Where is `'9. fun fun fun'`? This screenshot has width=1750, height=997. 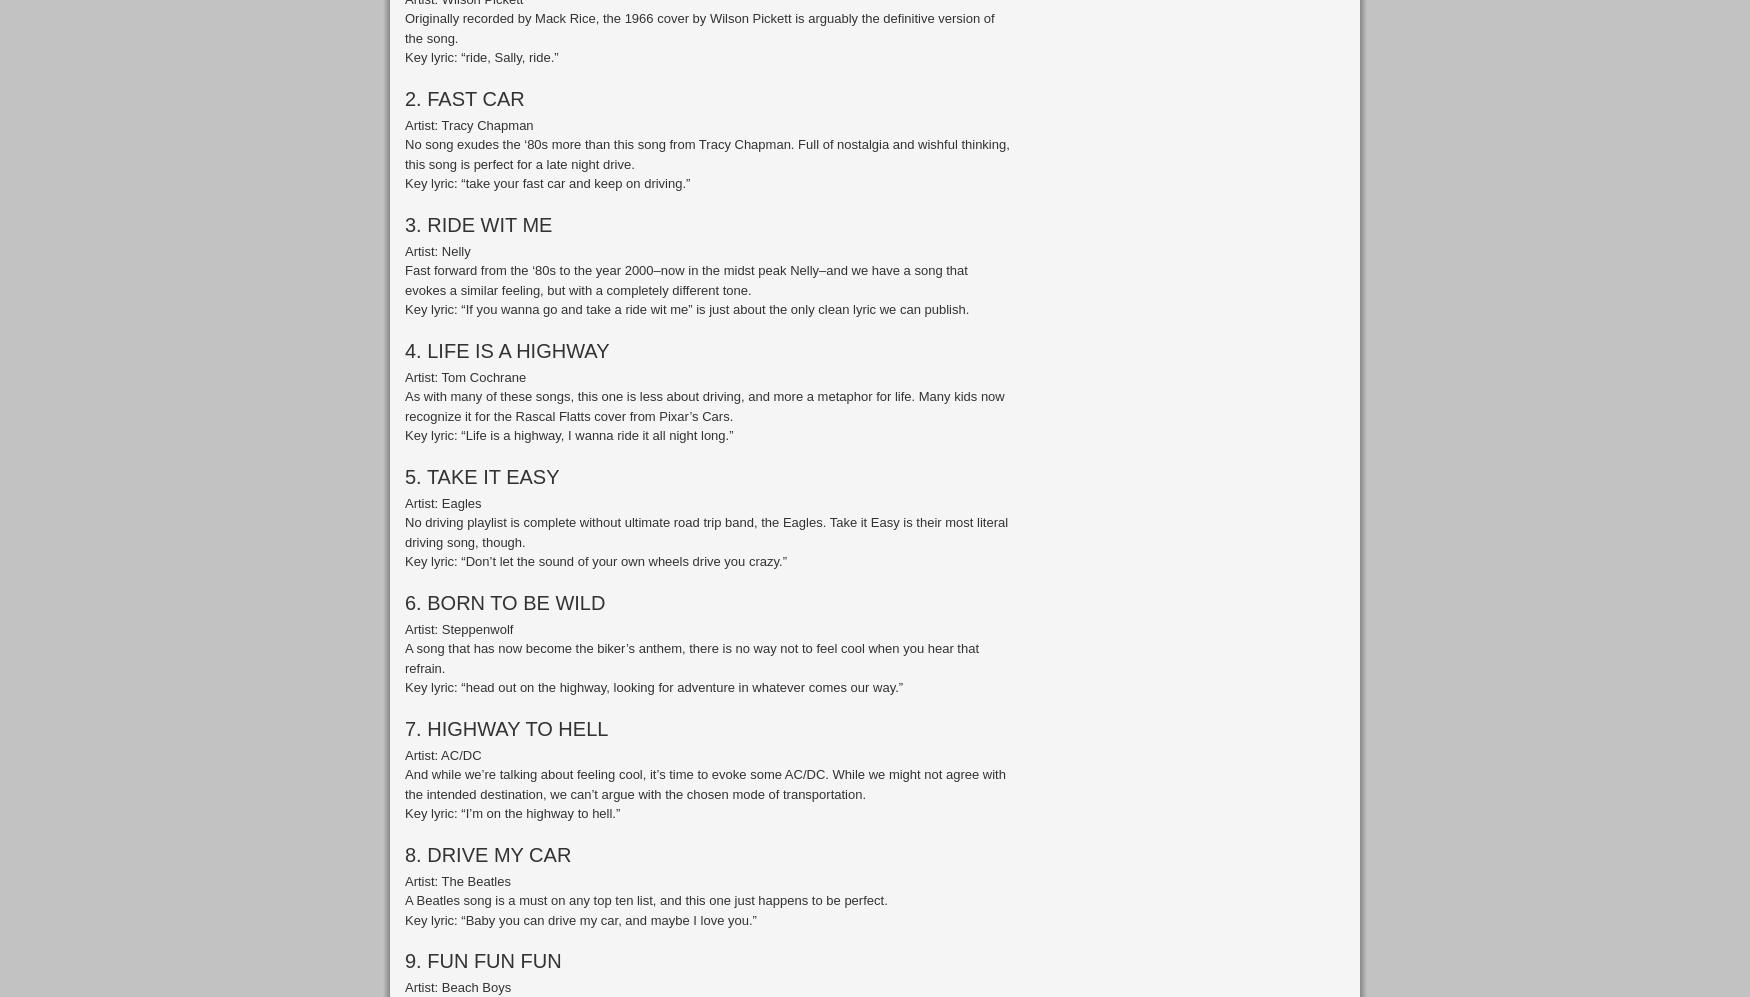
'9. fun fun fun' is located at coordinates (483, 960).